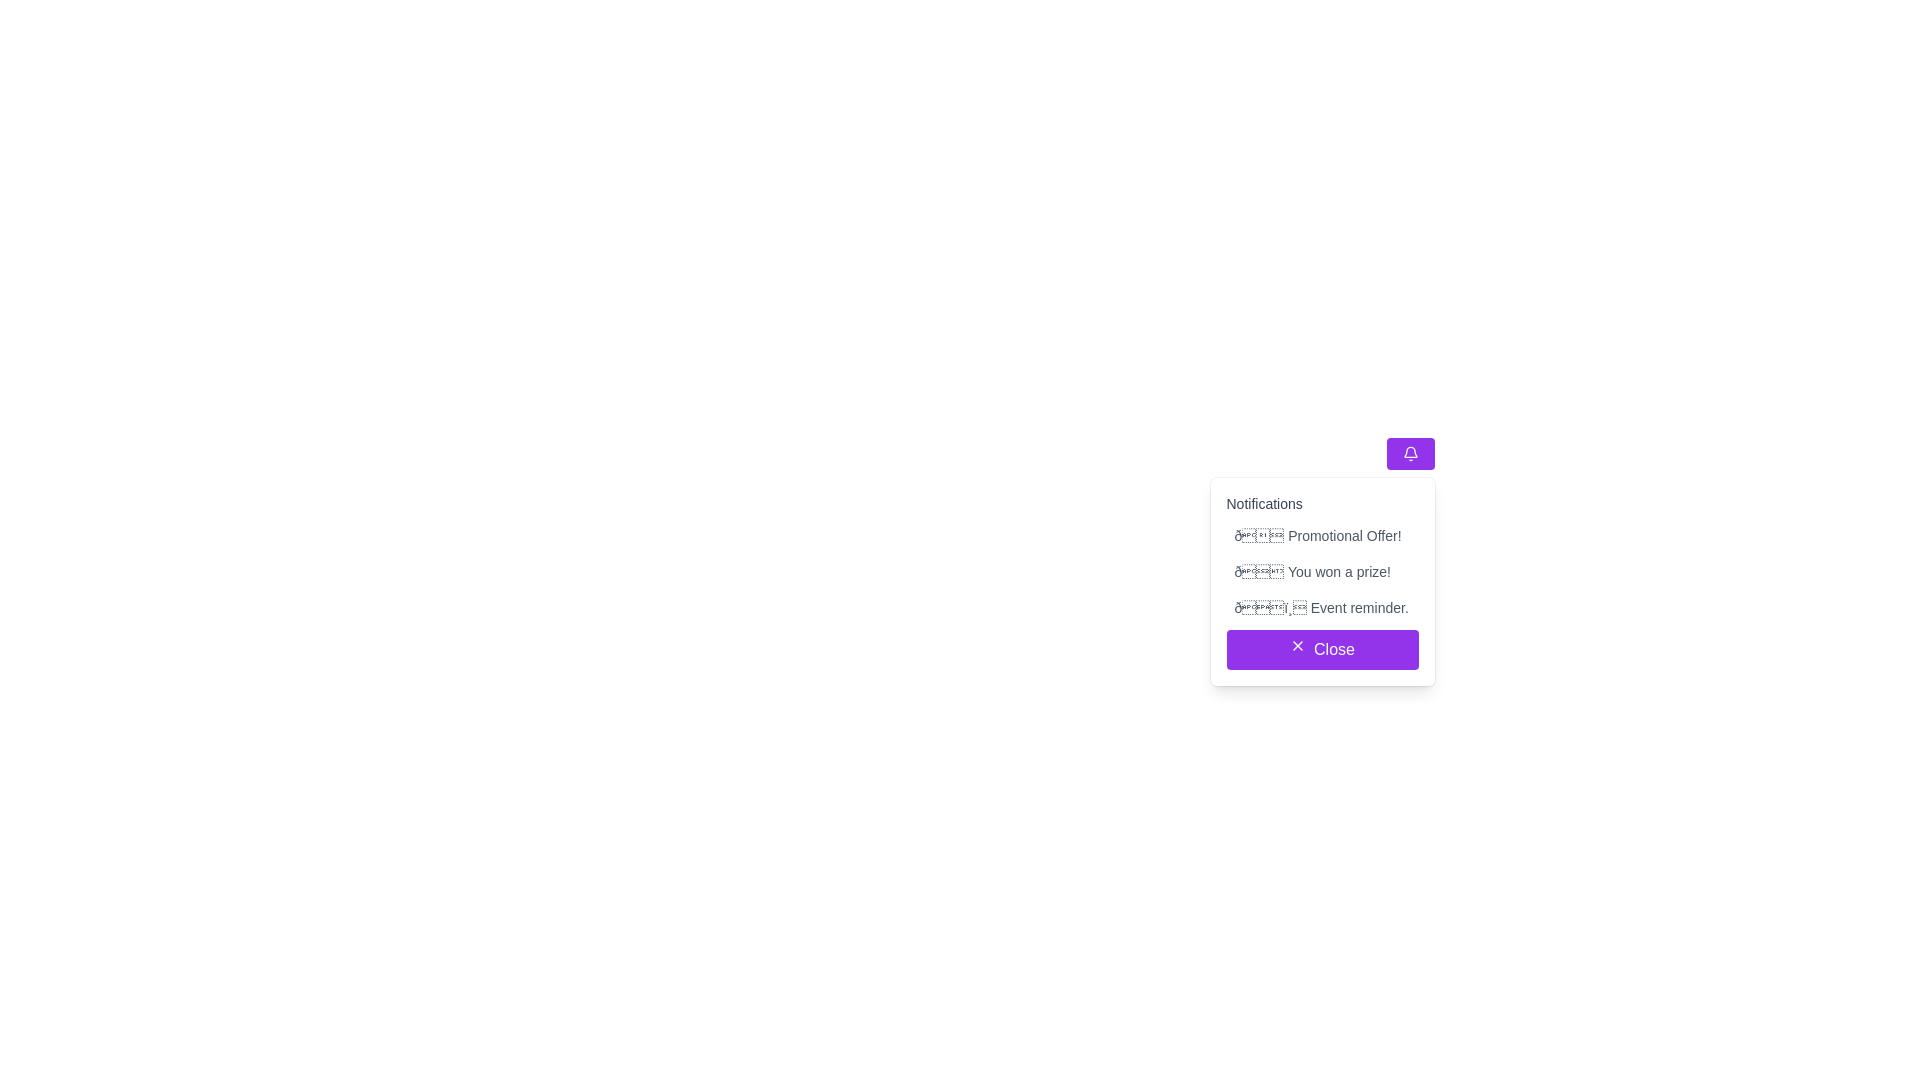  I want to click on the notification message text label that displays offers or promotions, which is the first in a vertical list of three items in the notification panel, so click(1322, 535).